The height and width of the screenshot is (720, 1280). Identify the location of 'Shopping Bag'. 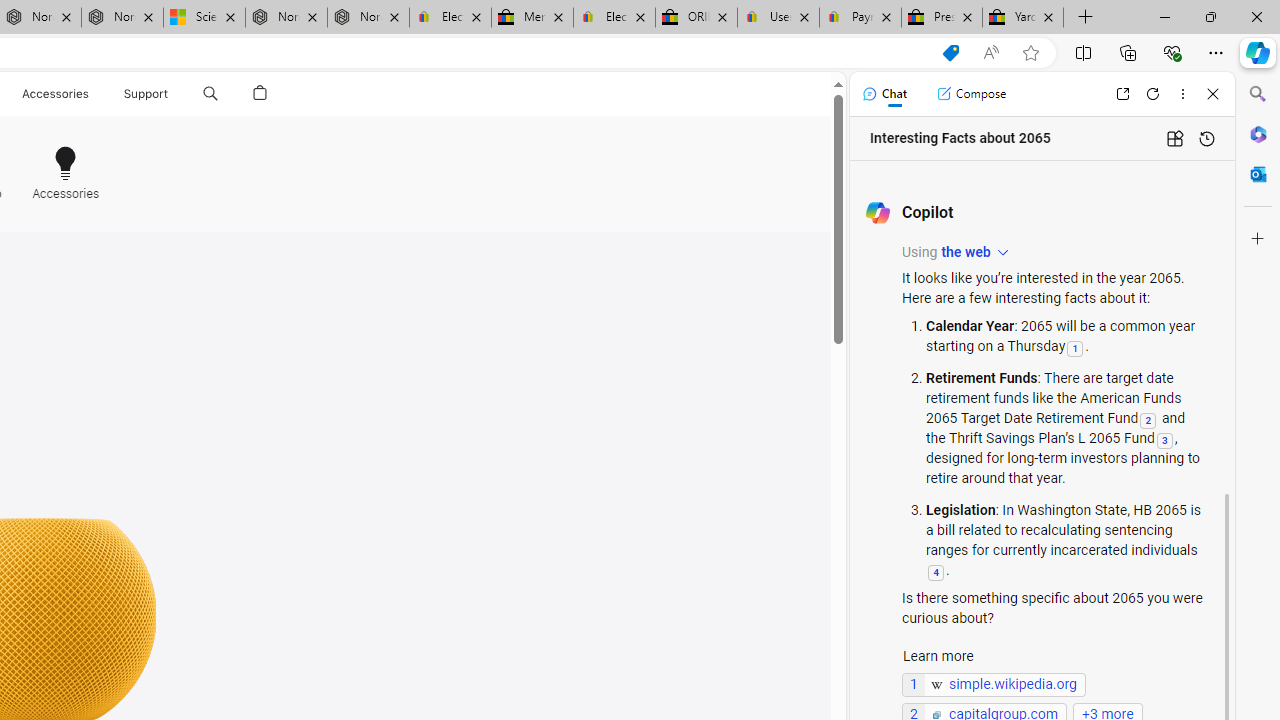
(259, 93).